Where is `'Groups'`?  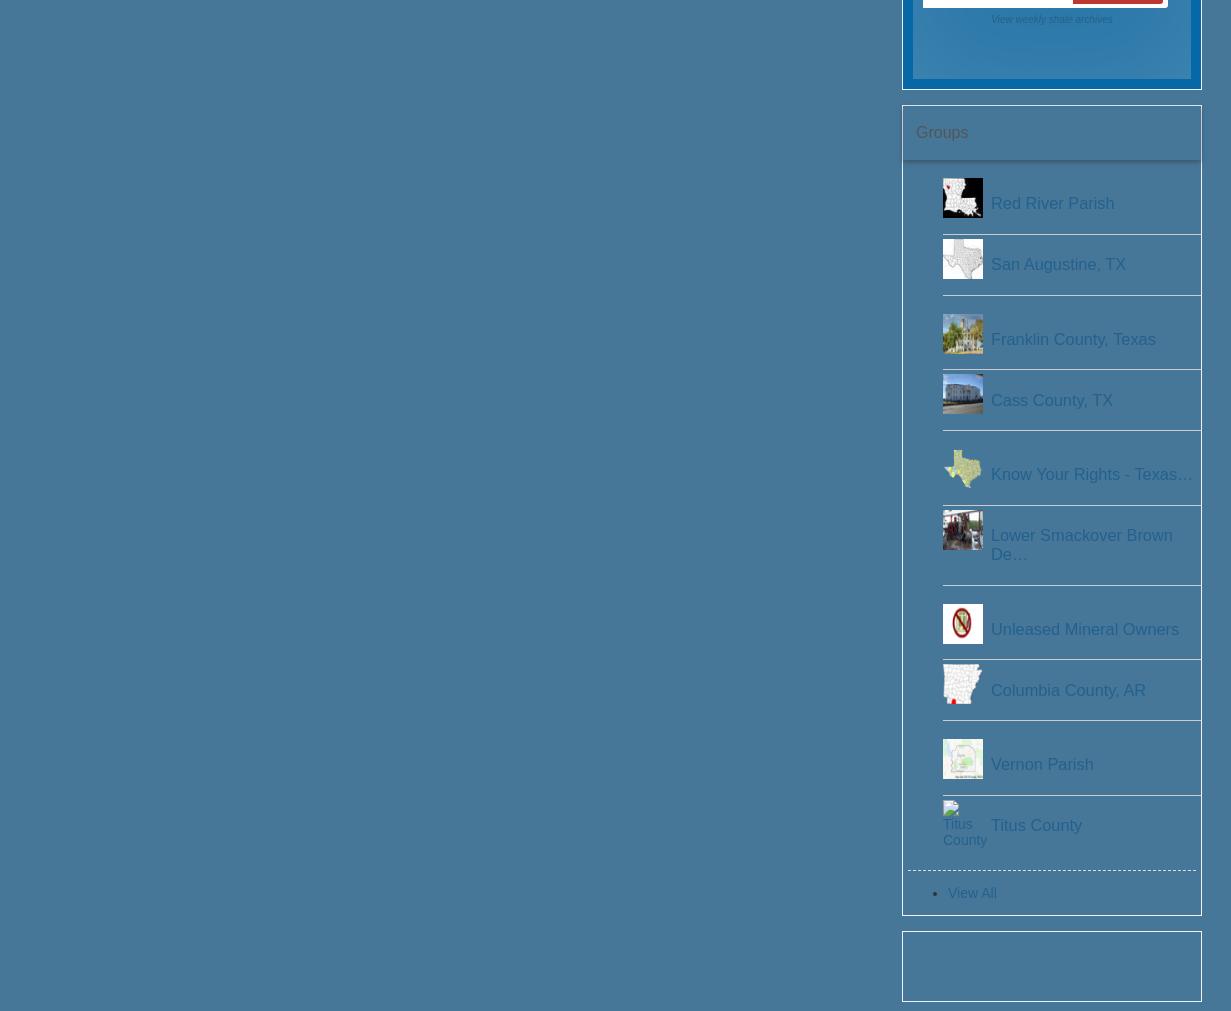 'Groups' is located at coordinates (940, 130).